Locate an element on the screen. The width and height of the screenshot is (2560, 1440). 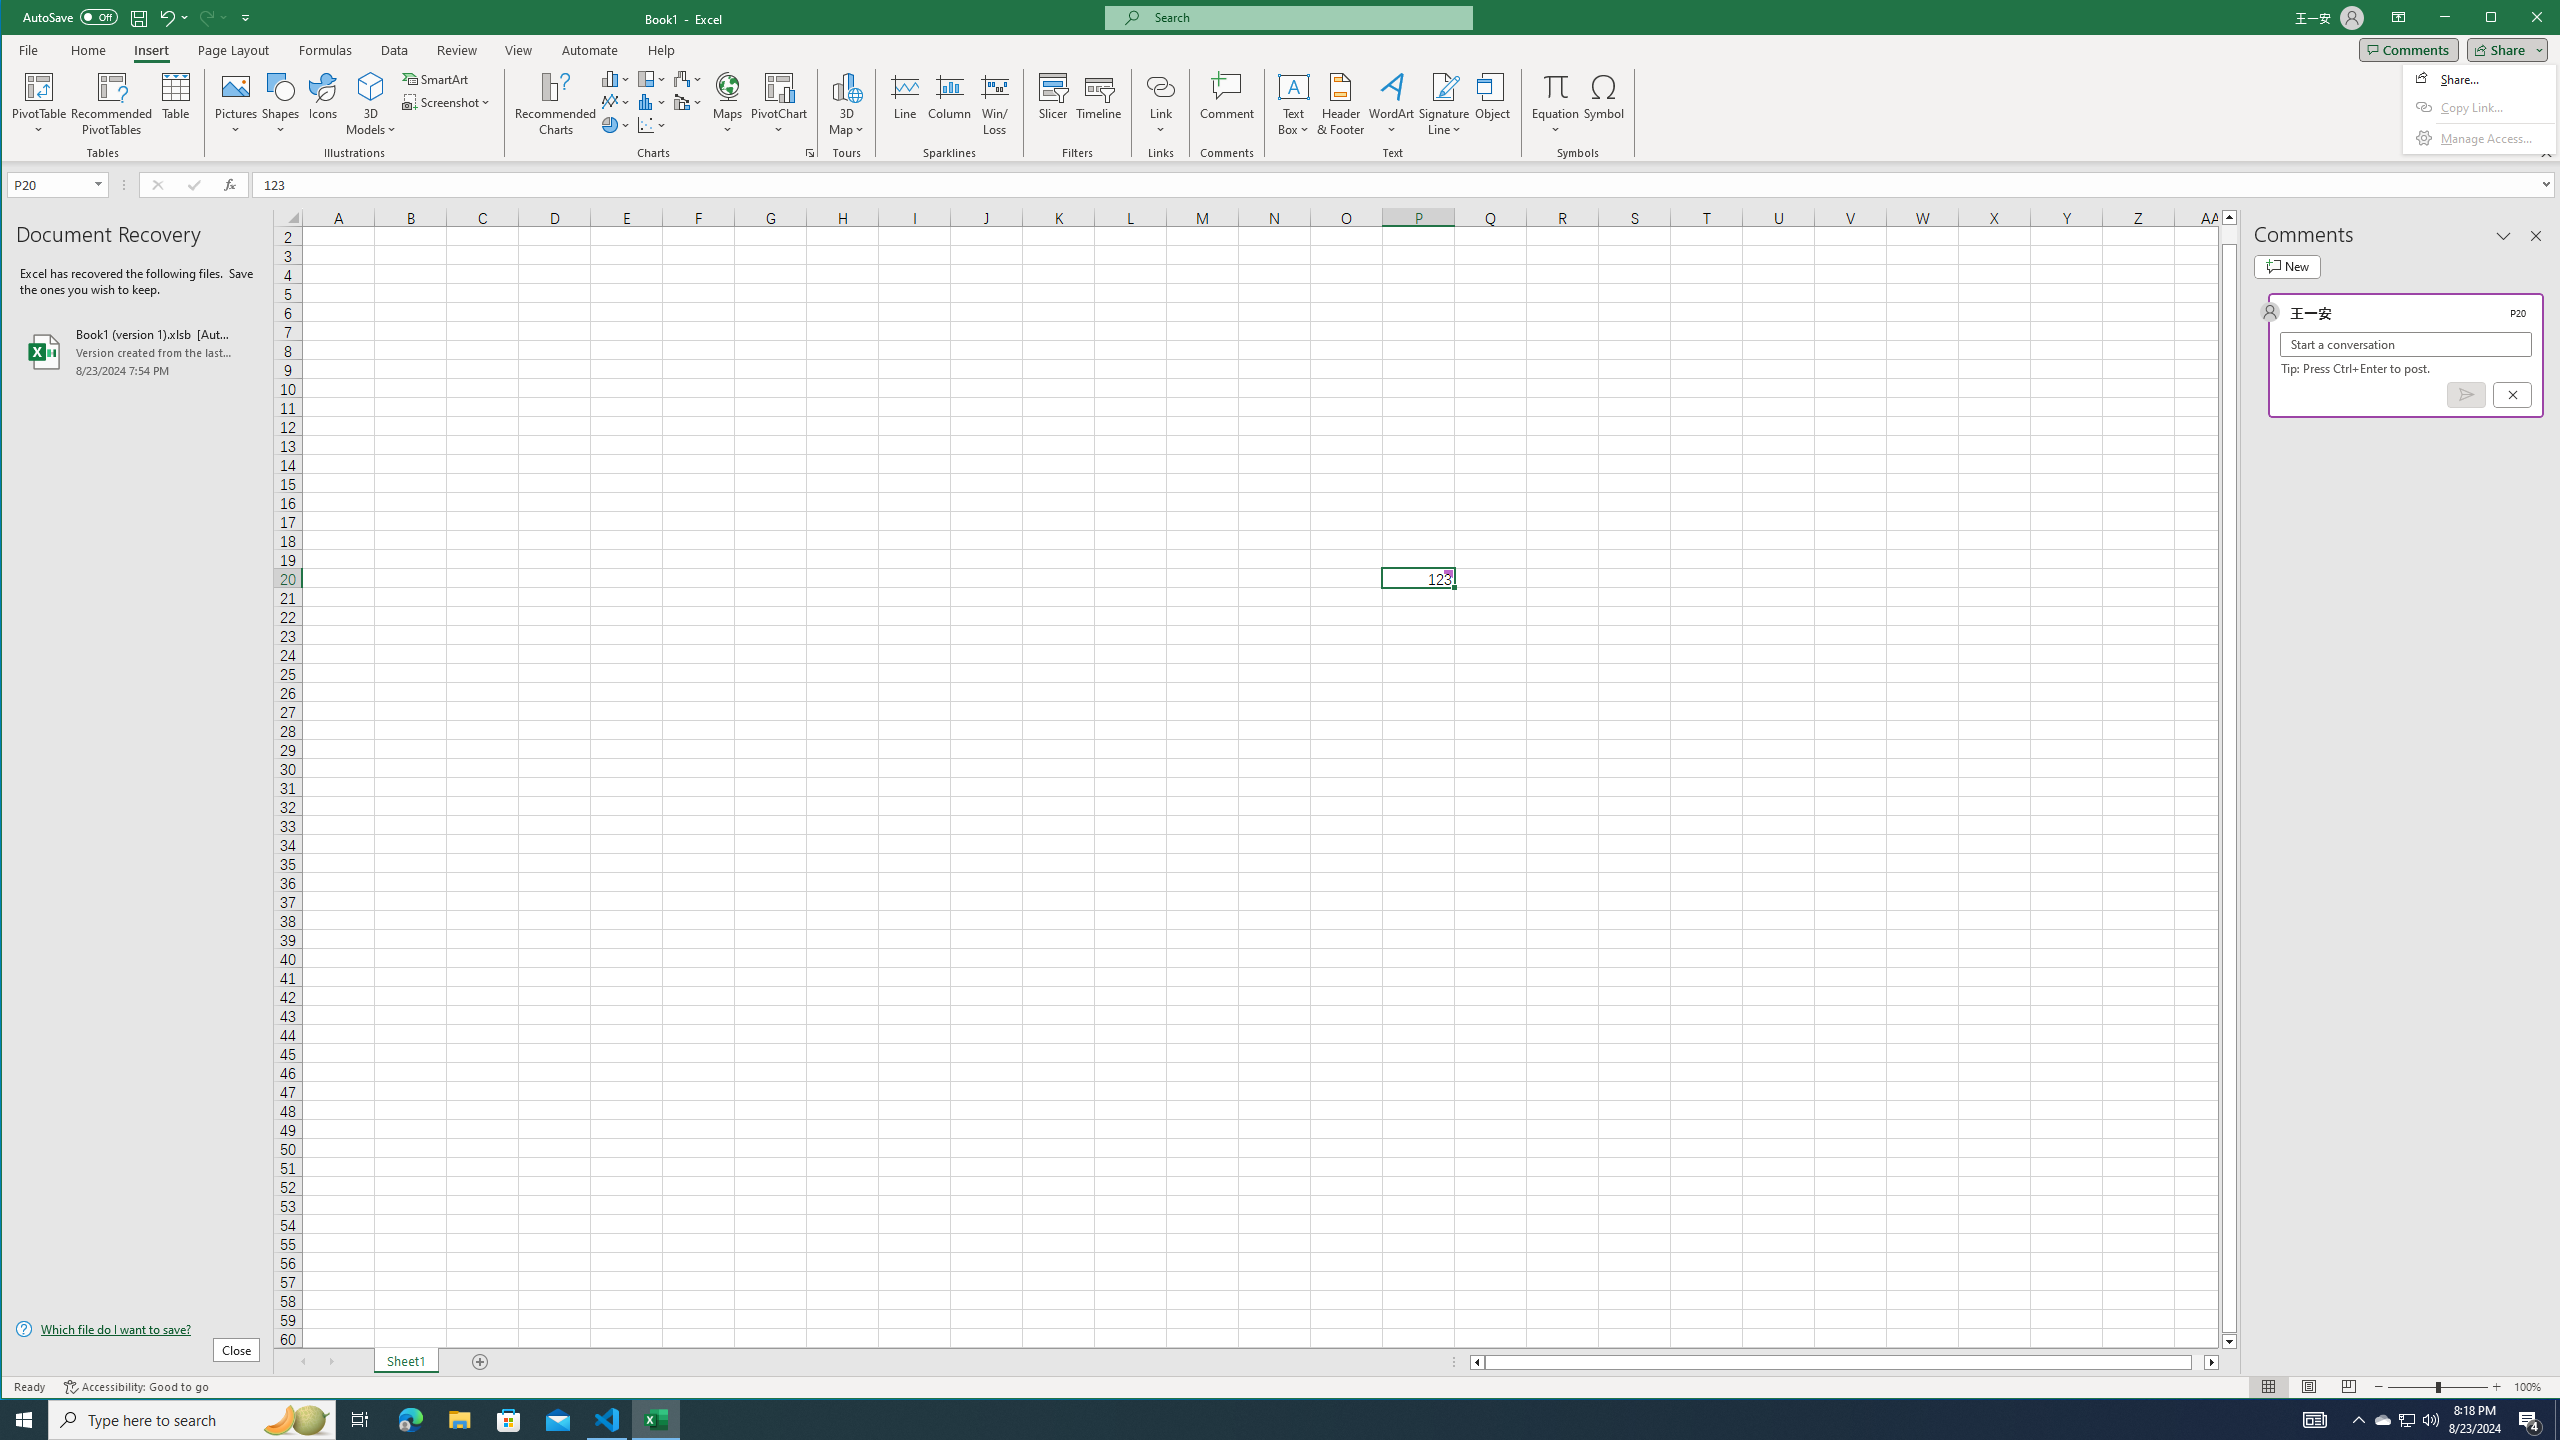
'Recommended PivotTables' is located at coordinates (111, 103).